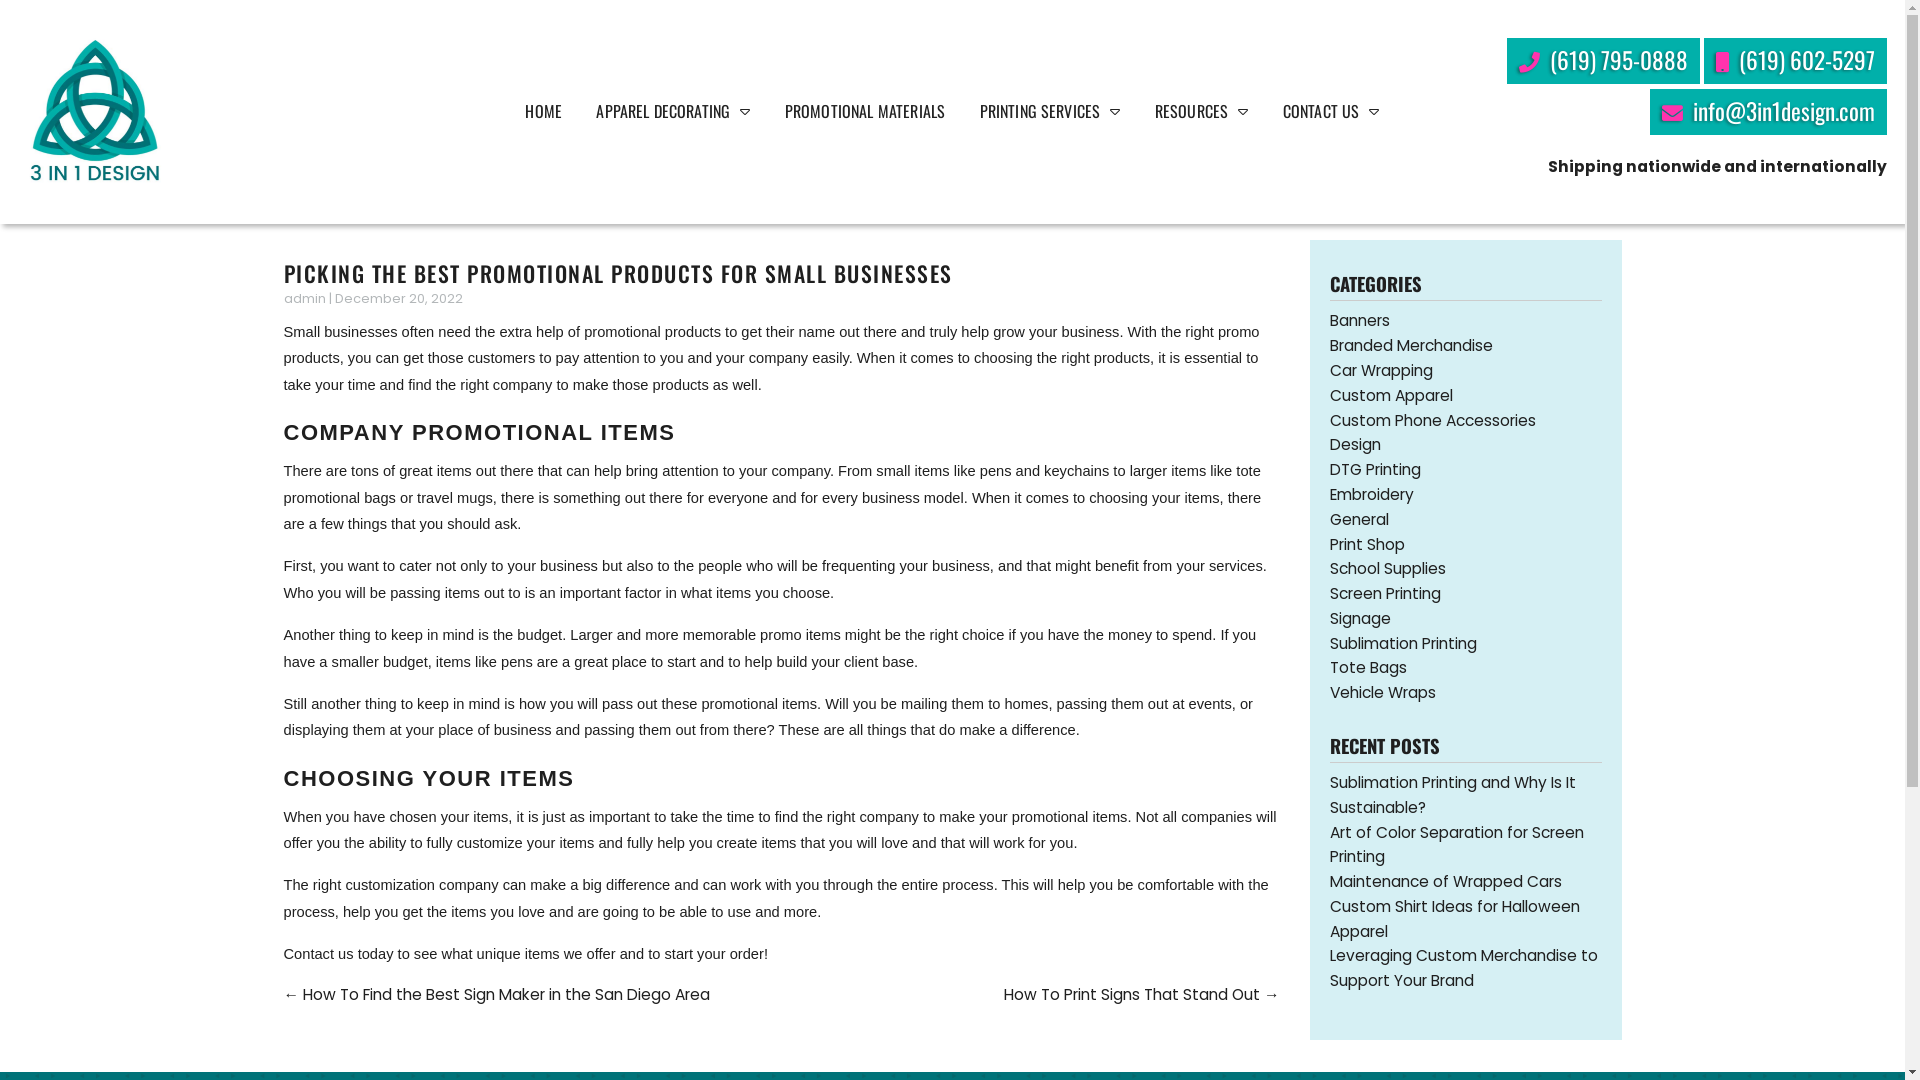  I want to click on 'admin', so click(304, 298).